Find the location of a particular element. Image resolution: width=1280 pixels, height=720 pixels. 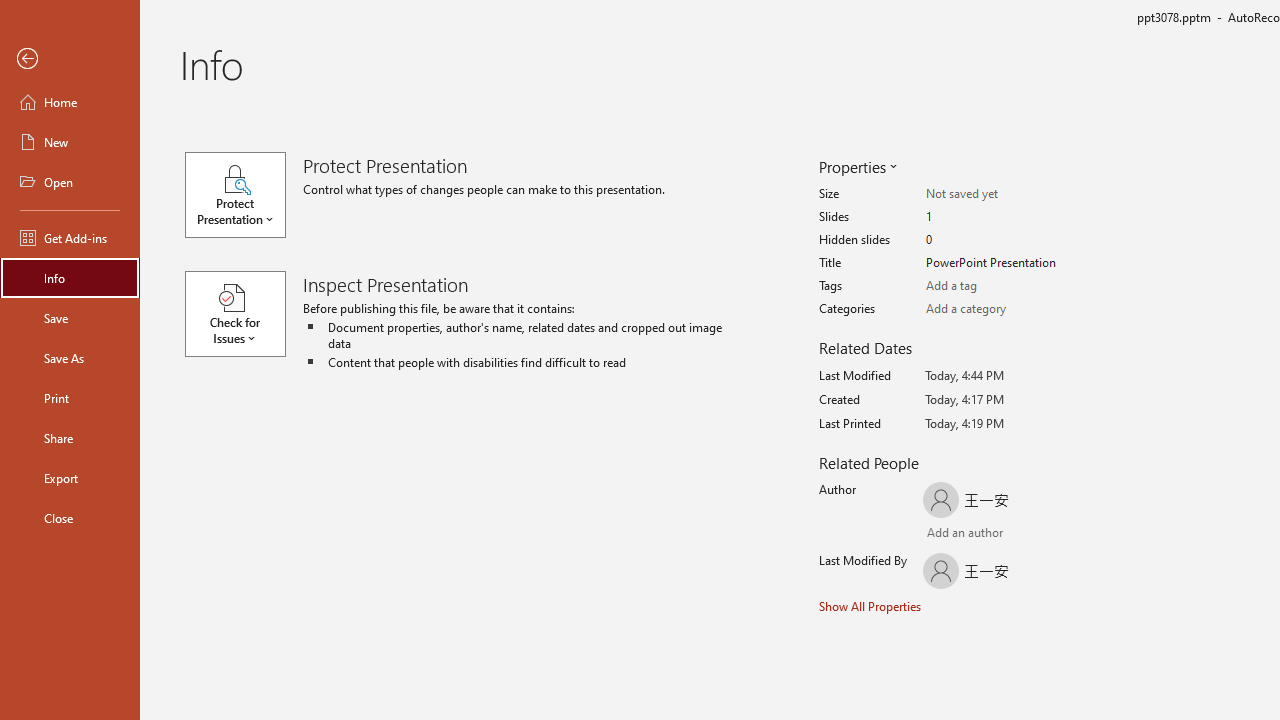

'Add an author' is located at coordinates (946, 533).